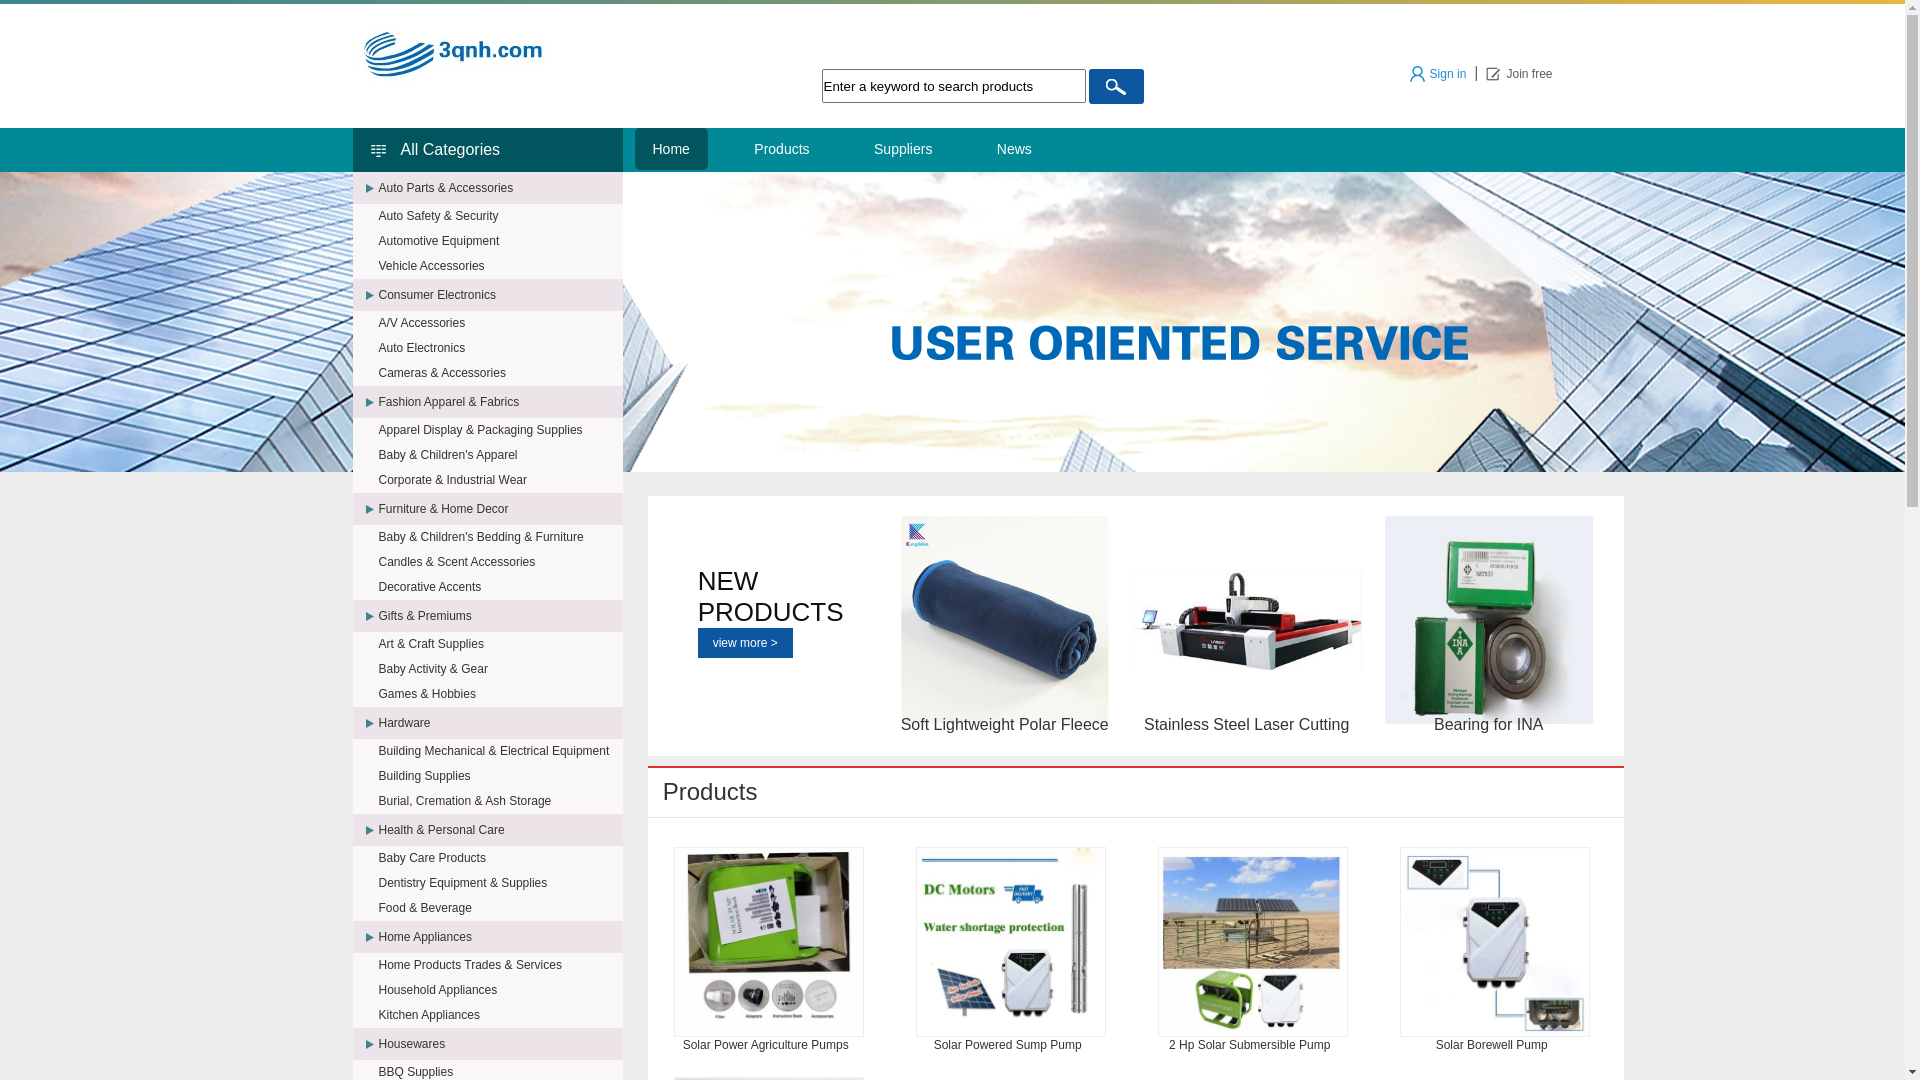 The width and height of the screenshot is (1920, 1080). Describe the element at coordinates (499, 346) in the screenshot. I see `'Auto Electronics'` at that location.